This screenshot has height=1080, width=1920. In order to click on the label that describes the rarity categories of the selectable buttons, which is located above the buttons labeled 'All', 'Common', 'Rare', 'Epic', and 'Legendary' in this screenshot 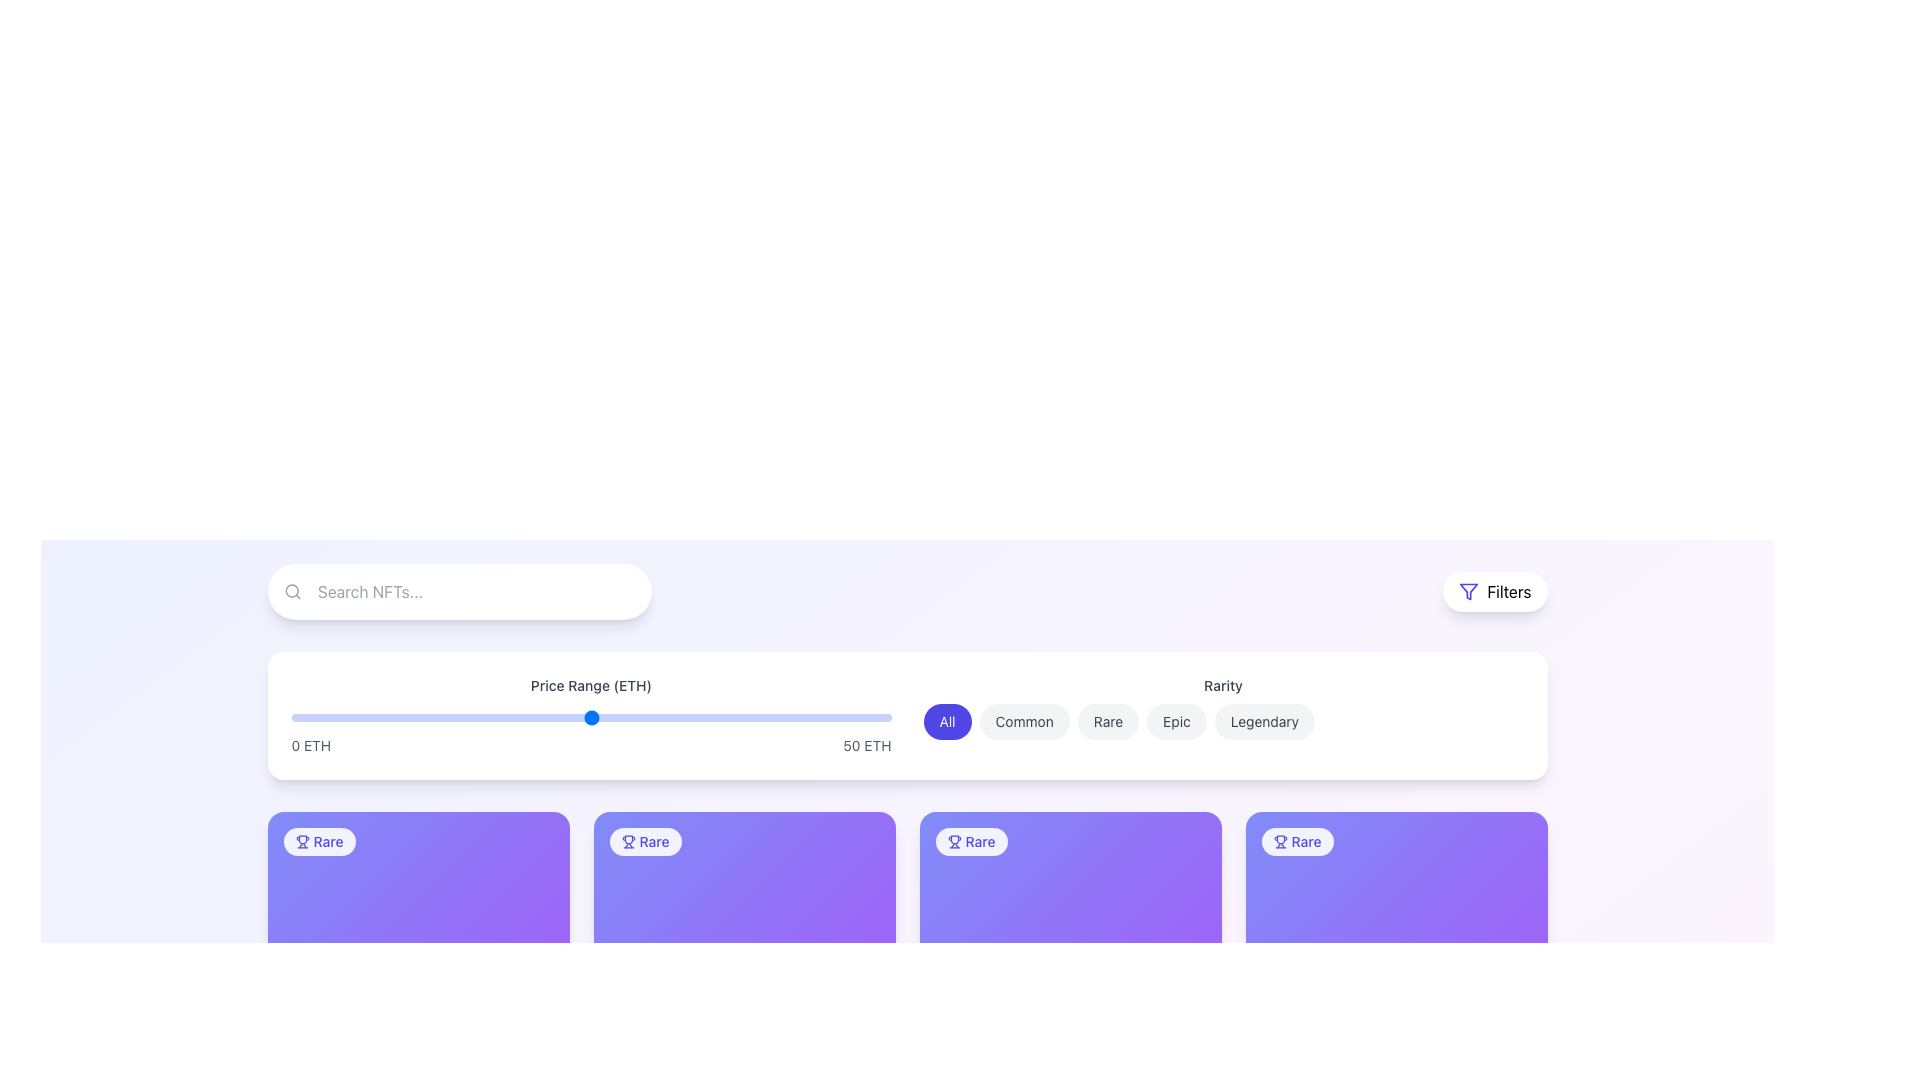, I will do `click(1222, 685)`.